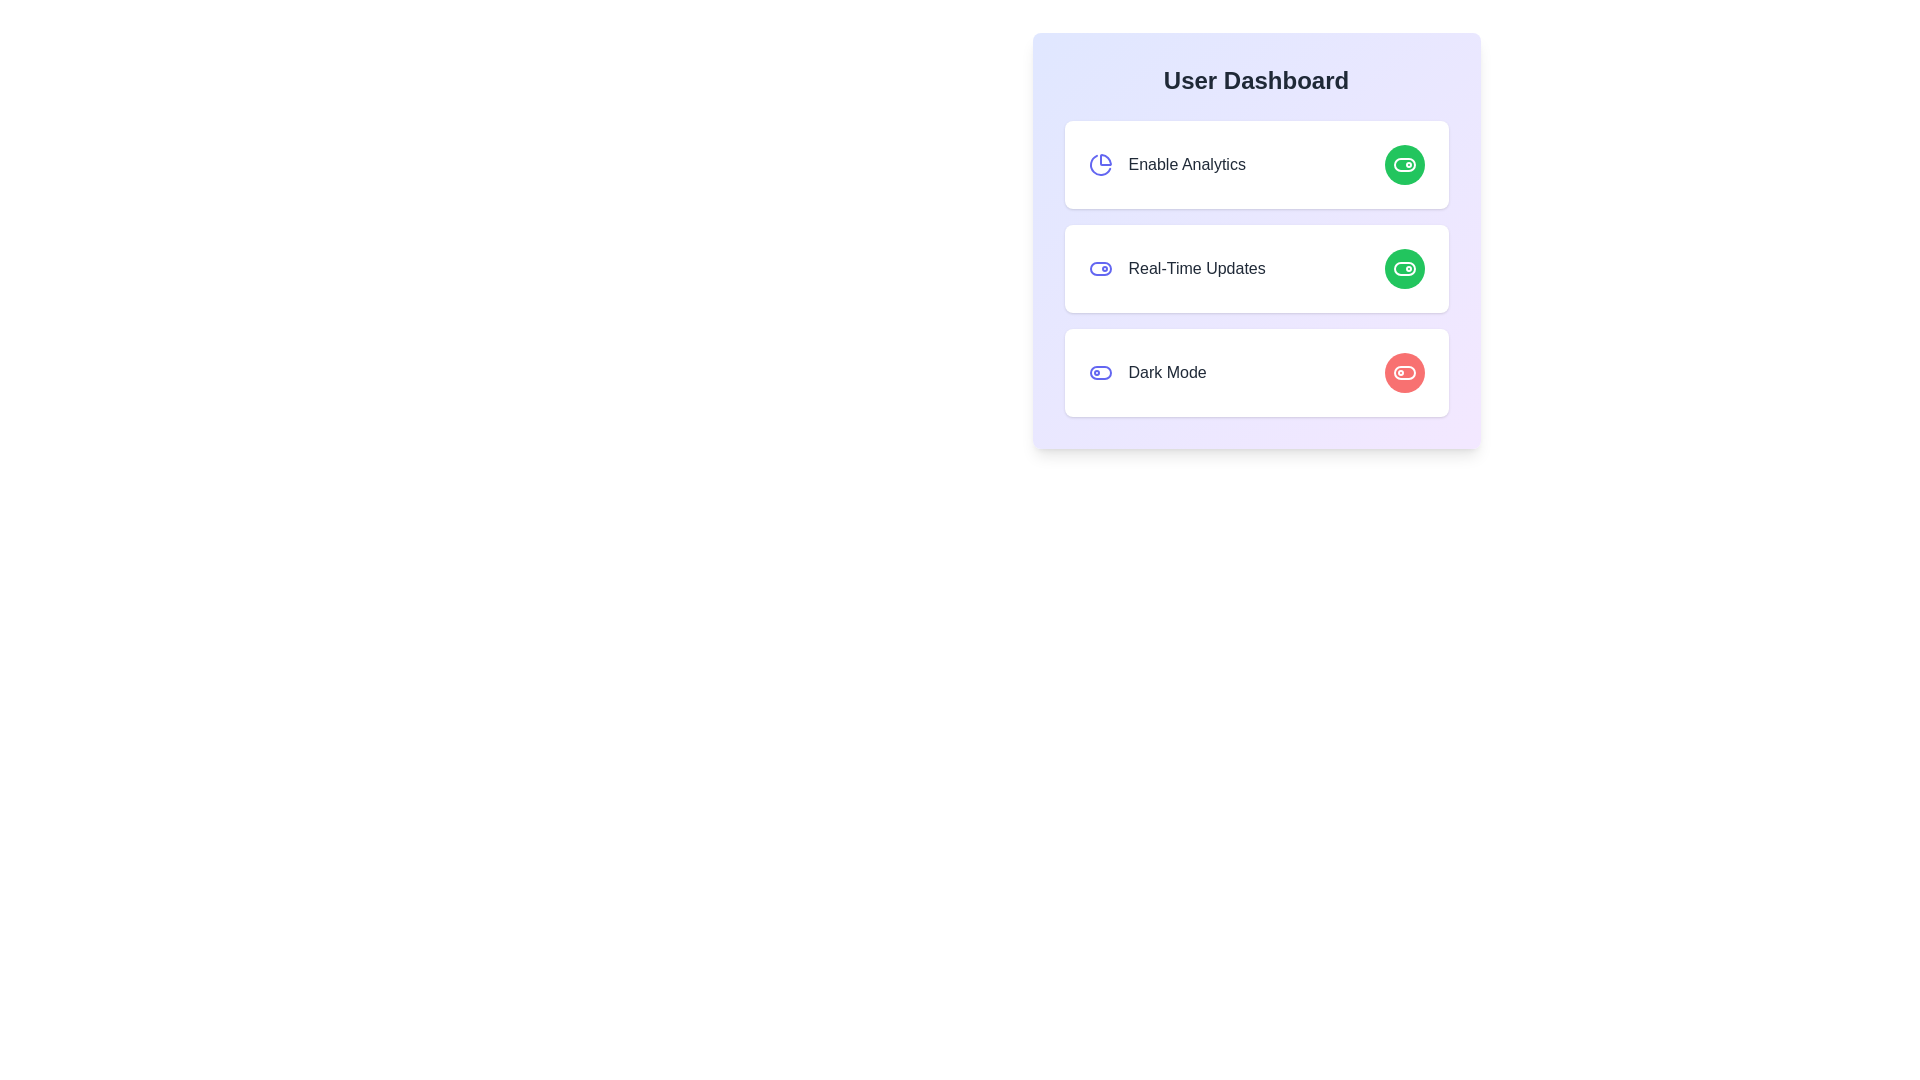 The image size is (1920, 1080). Describe the element at coordinates (1176, 268) in the screenshot. I see `the 'Real-Time Updates' button, which features a dark gray text label and a blue icon` at that location.